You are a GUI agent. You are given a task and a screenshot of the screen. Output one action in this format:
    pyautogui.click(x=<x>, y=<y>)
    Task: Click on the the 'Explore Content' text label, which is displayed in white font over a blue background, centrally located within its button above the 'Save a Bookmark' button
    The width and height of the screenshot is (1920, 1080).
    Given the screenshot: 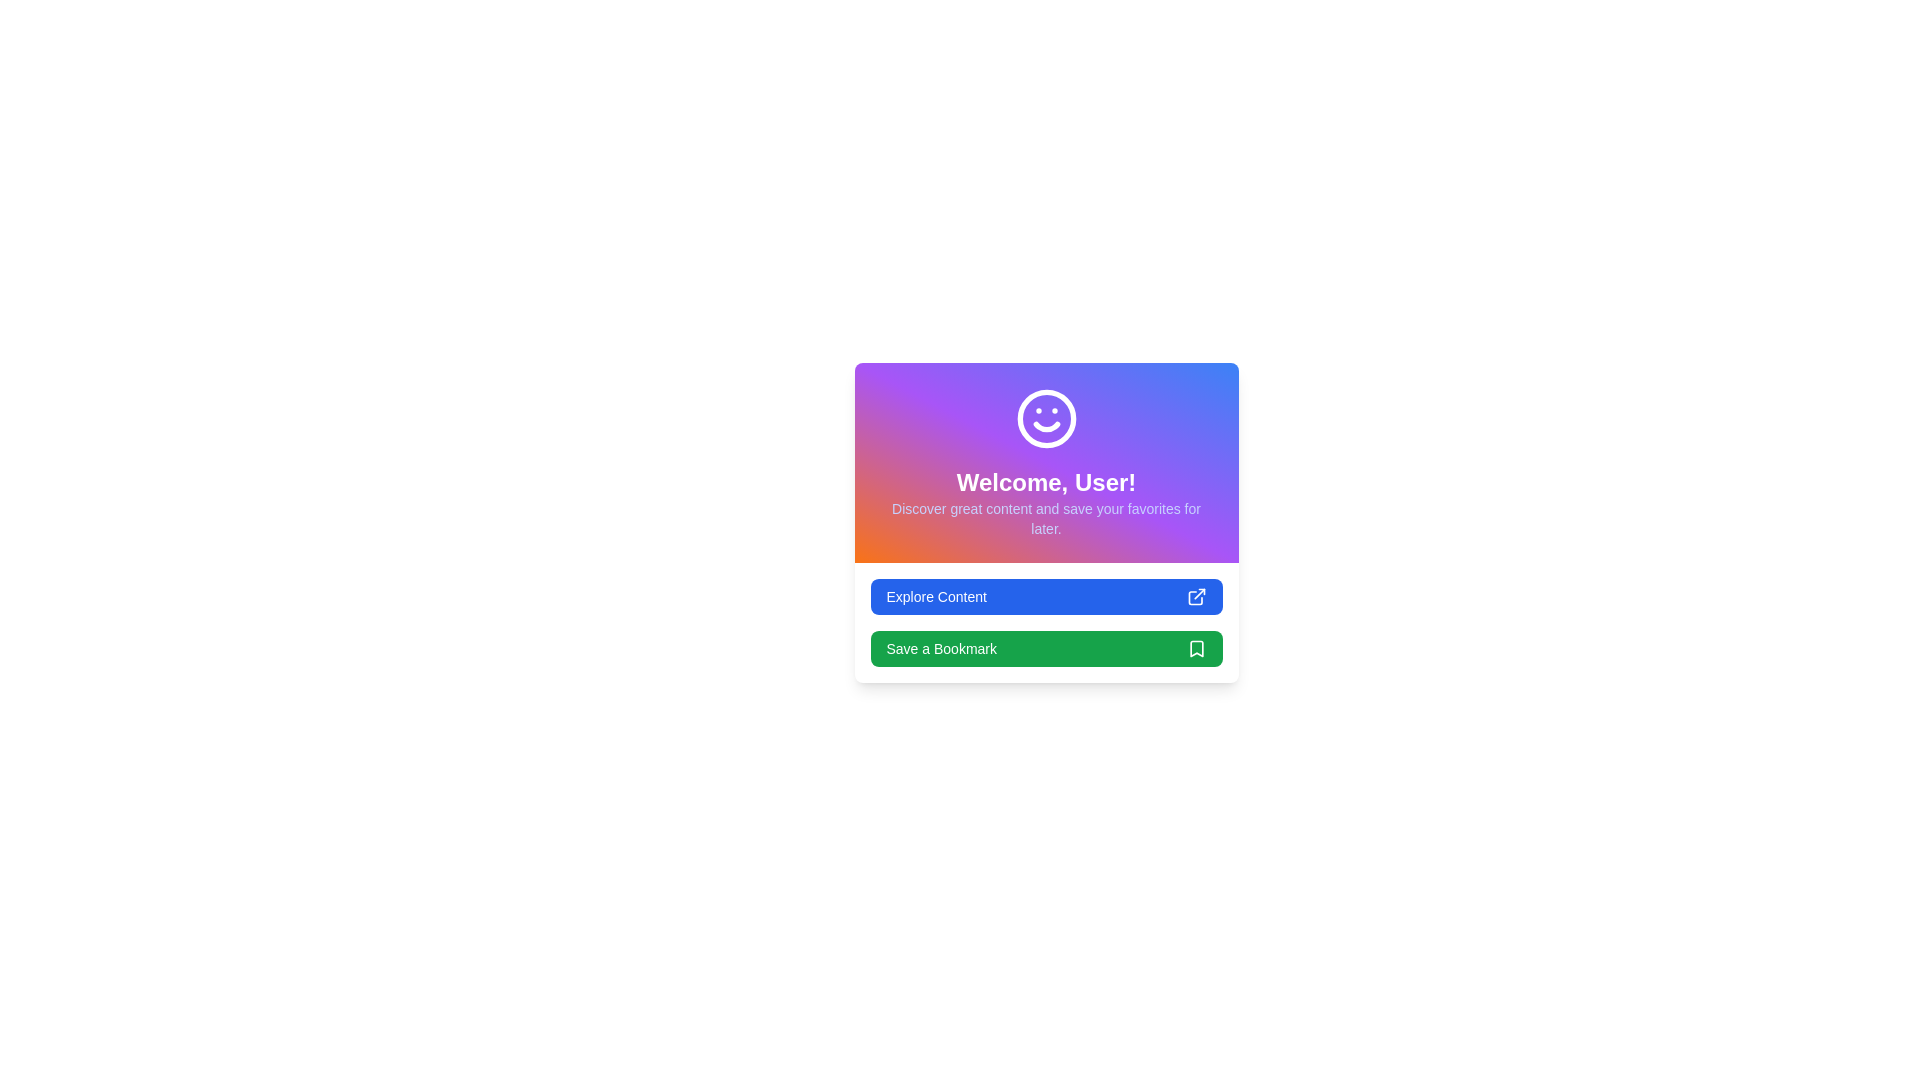 What is the action you would take?
    pyautogui.click(x=935, y=596)
    